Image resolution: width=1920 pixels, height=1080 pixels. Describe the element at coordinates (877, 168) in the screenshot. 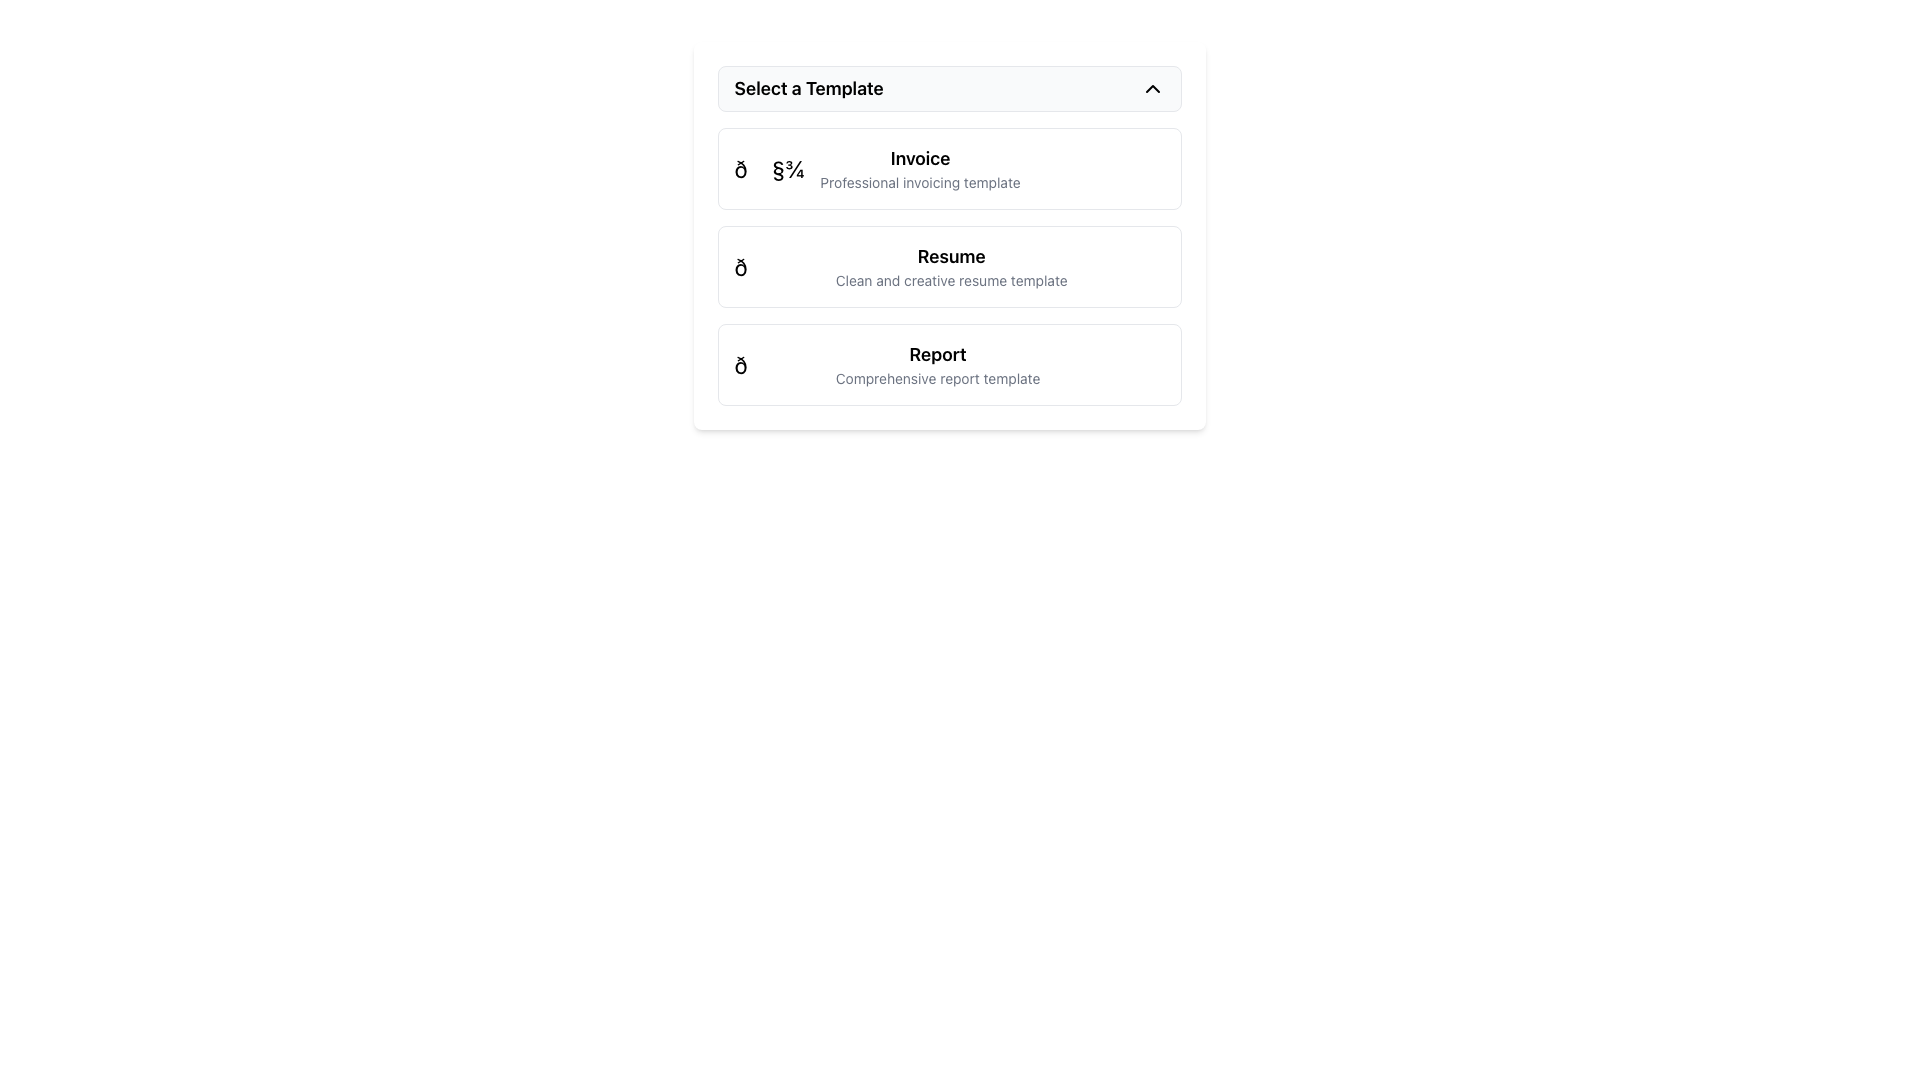

I see `the first selectable list item labeled 'Invoice' with a small emoji and a bold heading, located under the 'Select a Template' header` at that location.